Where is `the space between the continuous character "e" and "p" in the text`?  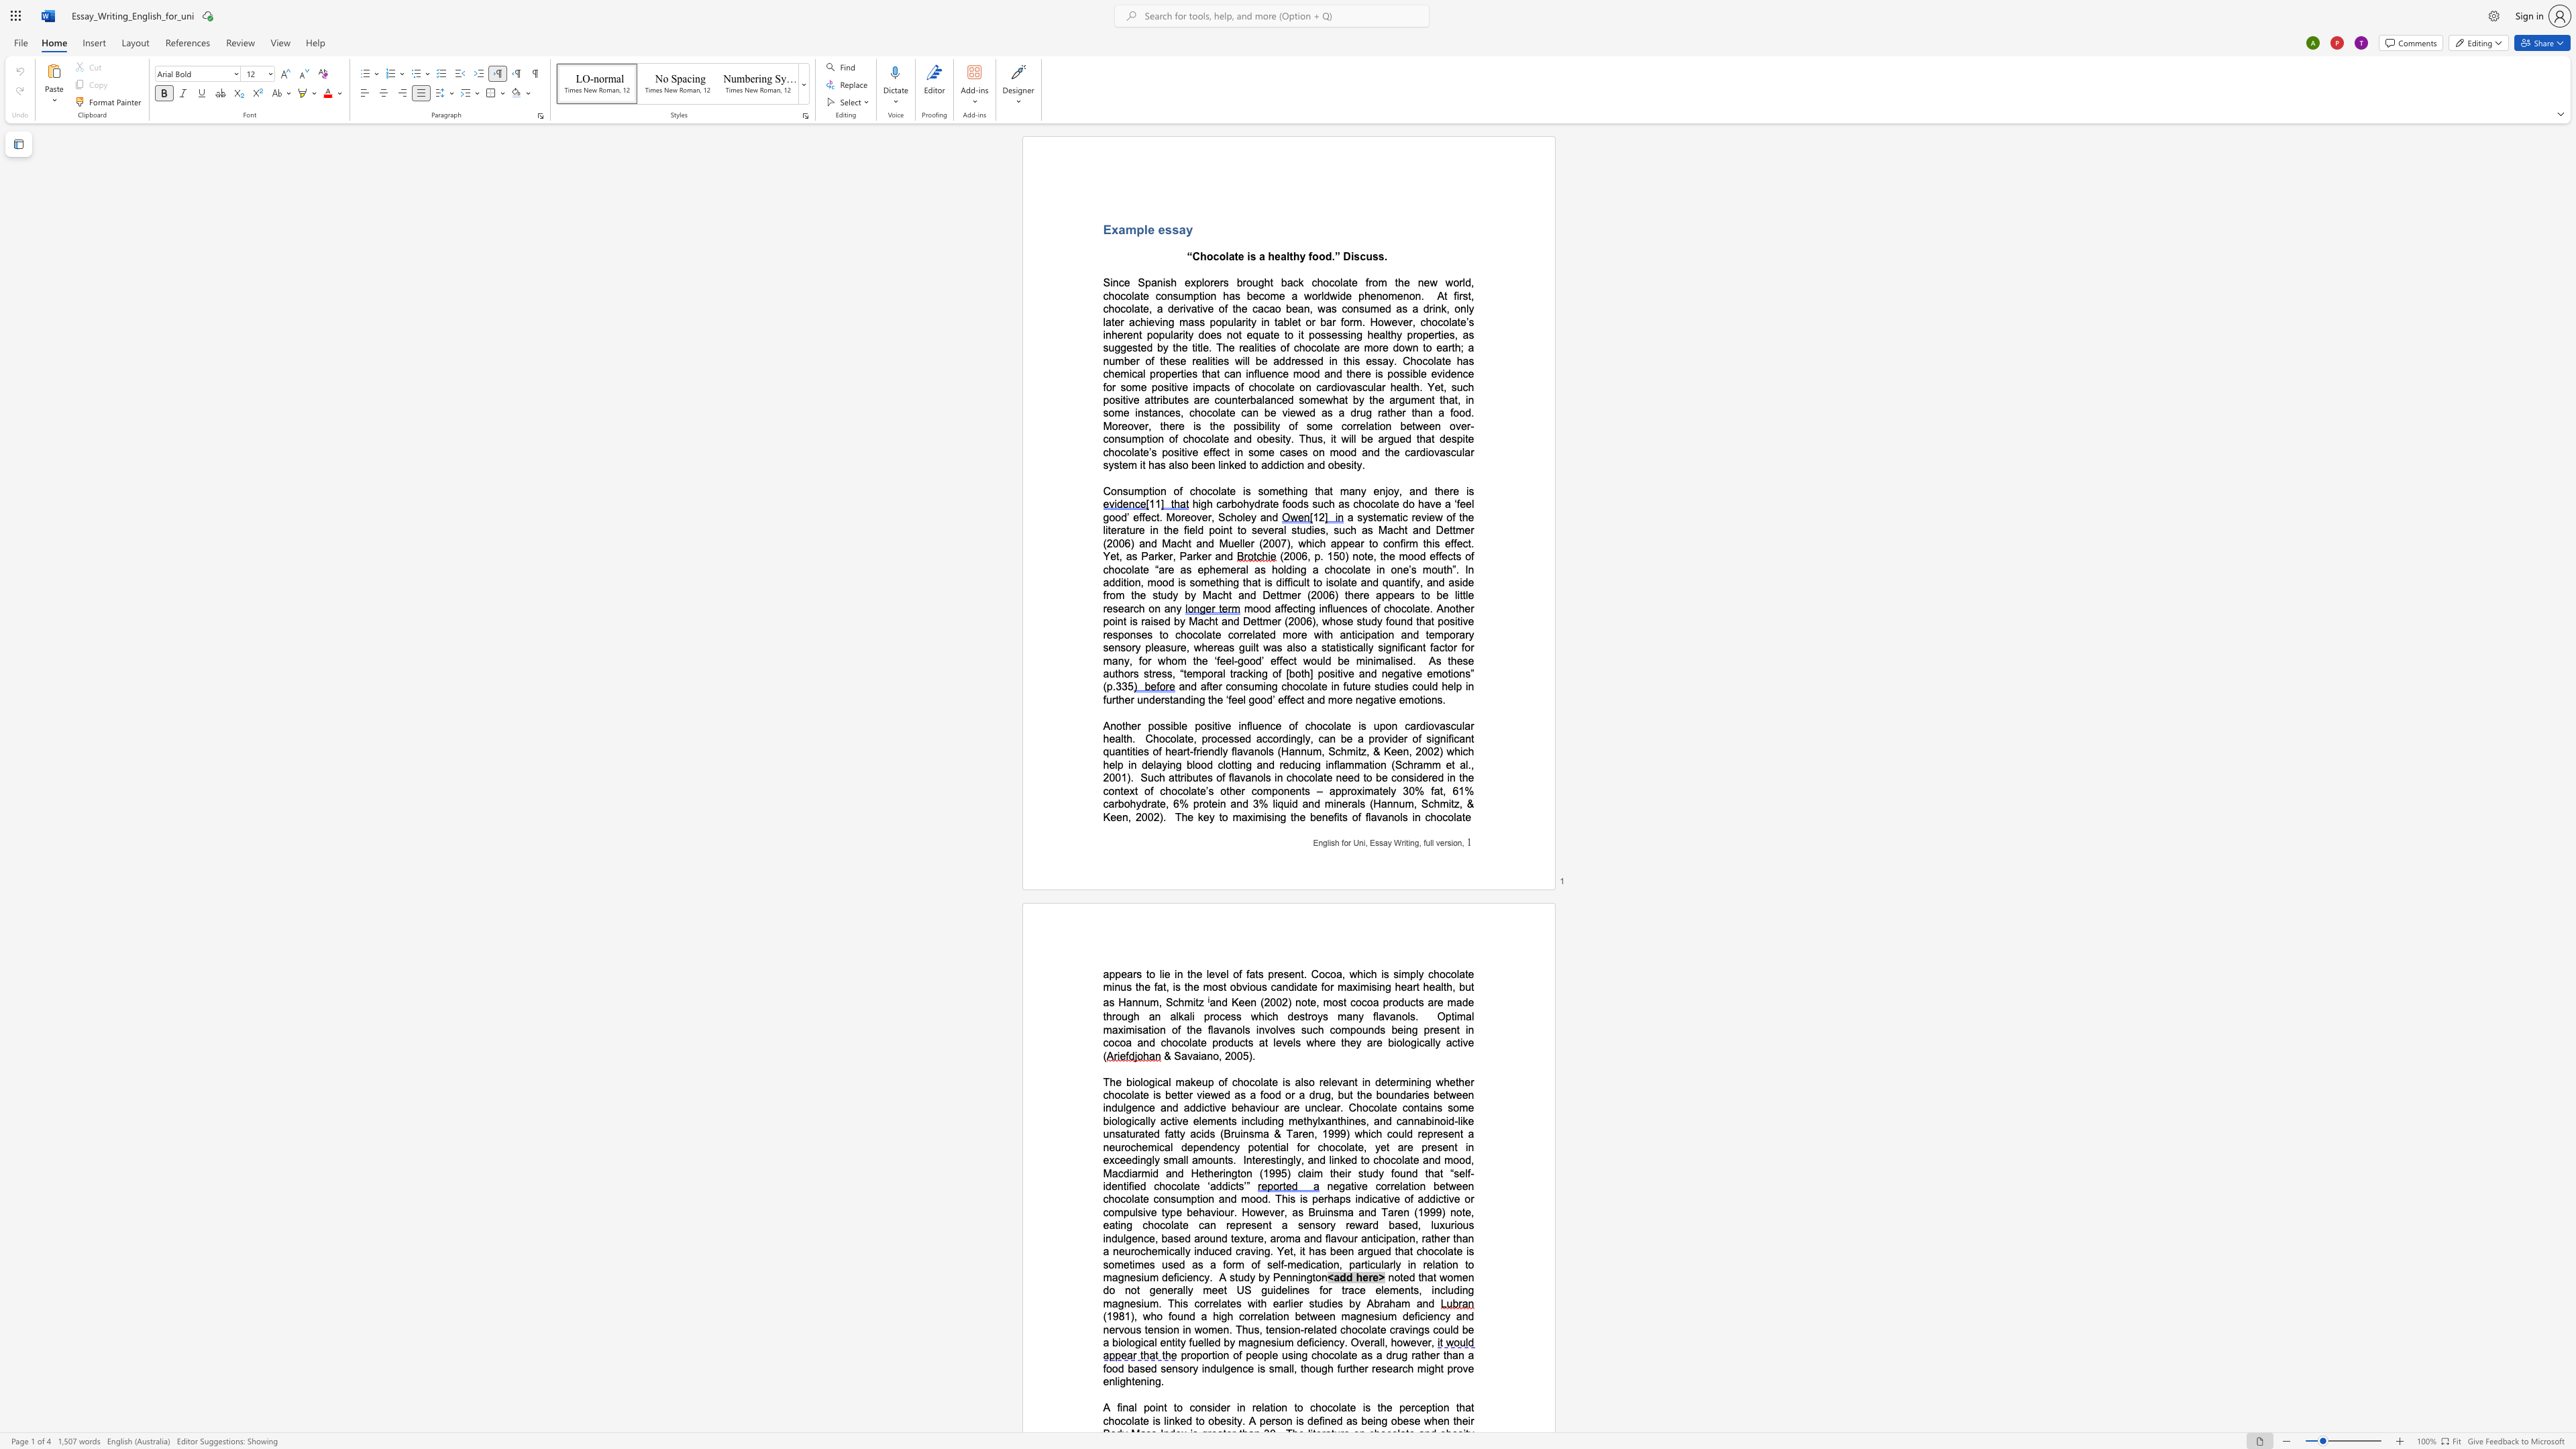 the space between the continuous character "e" and "p" in the text is located at coordinates (1426, 1407).